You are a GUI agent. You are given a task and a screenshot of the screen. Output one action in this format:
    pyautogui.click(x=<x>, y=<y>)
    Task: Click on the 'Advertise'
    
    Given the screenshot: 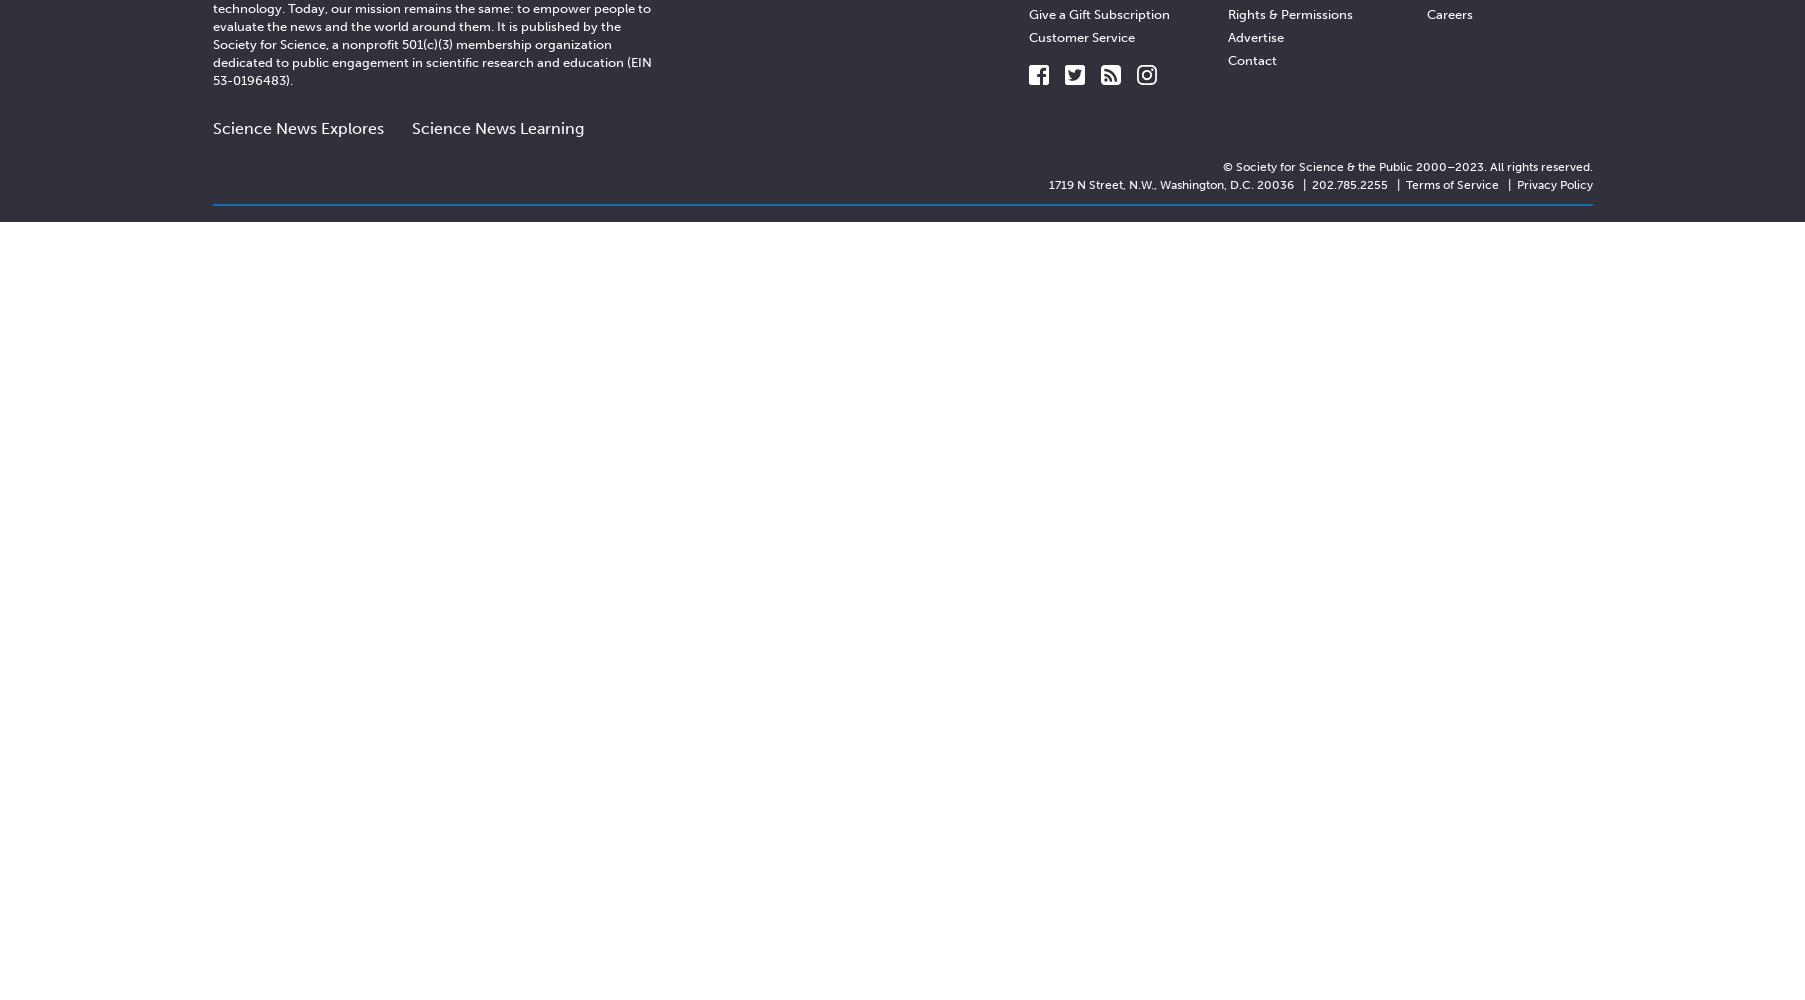 What is the action you would take?
    pyautogui.click(x=1254, y=36)
    